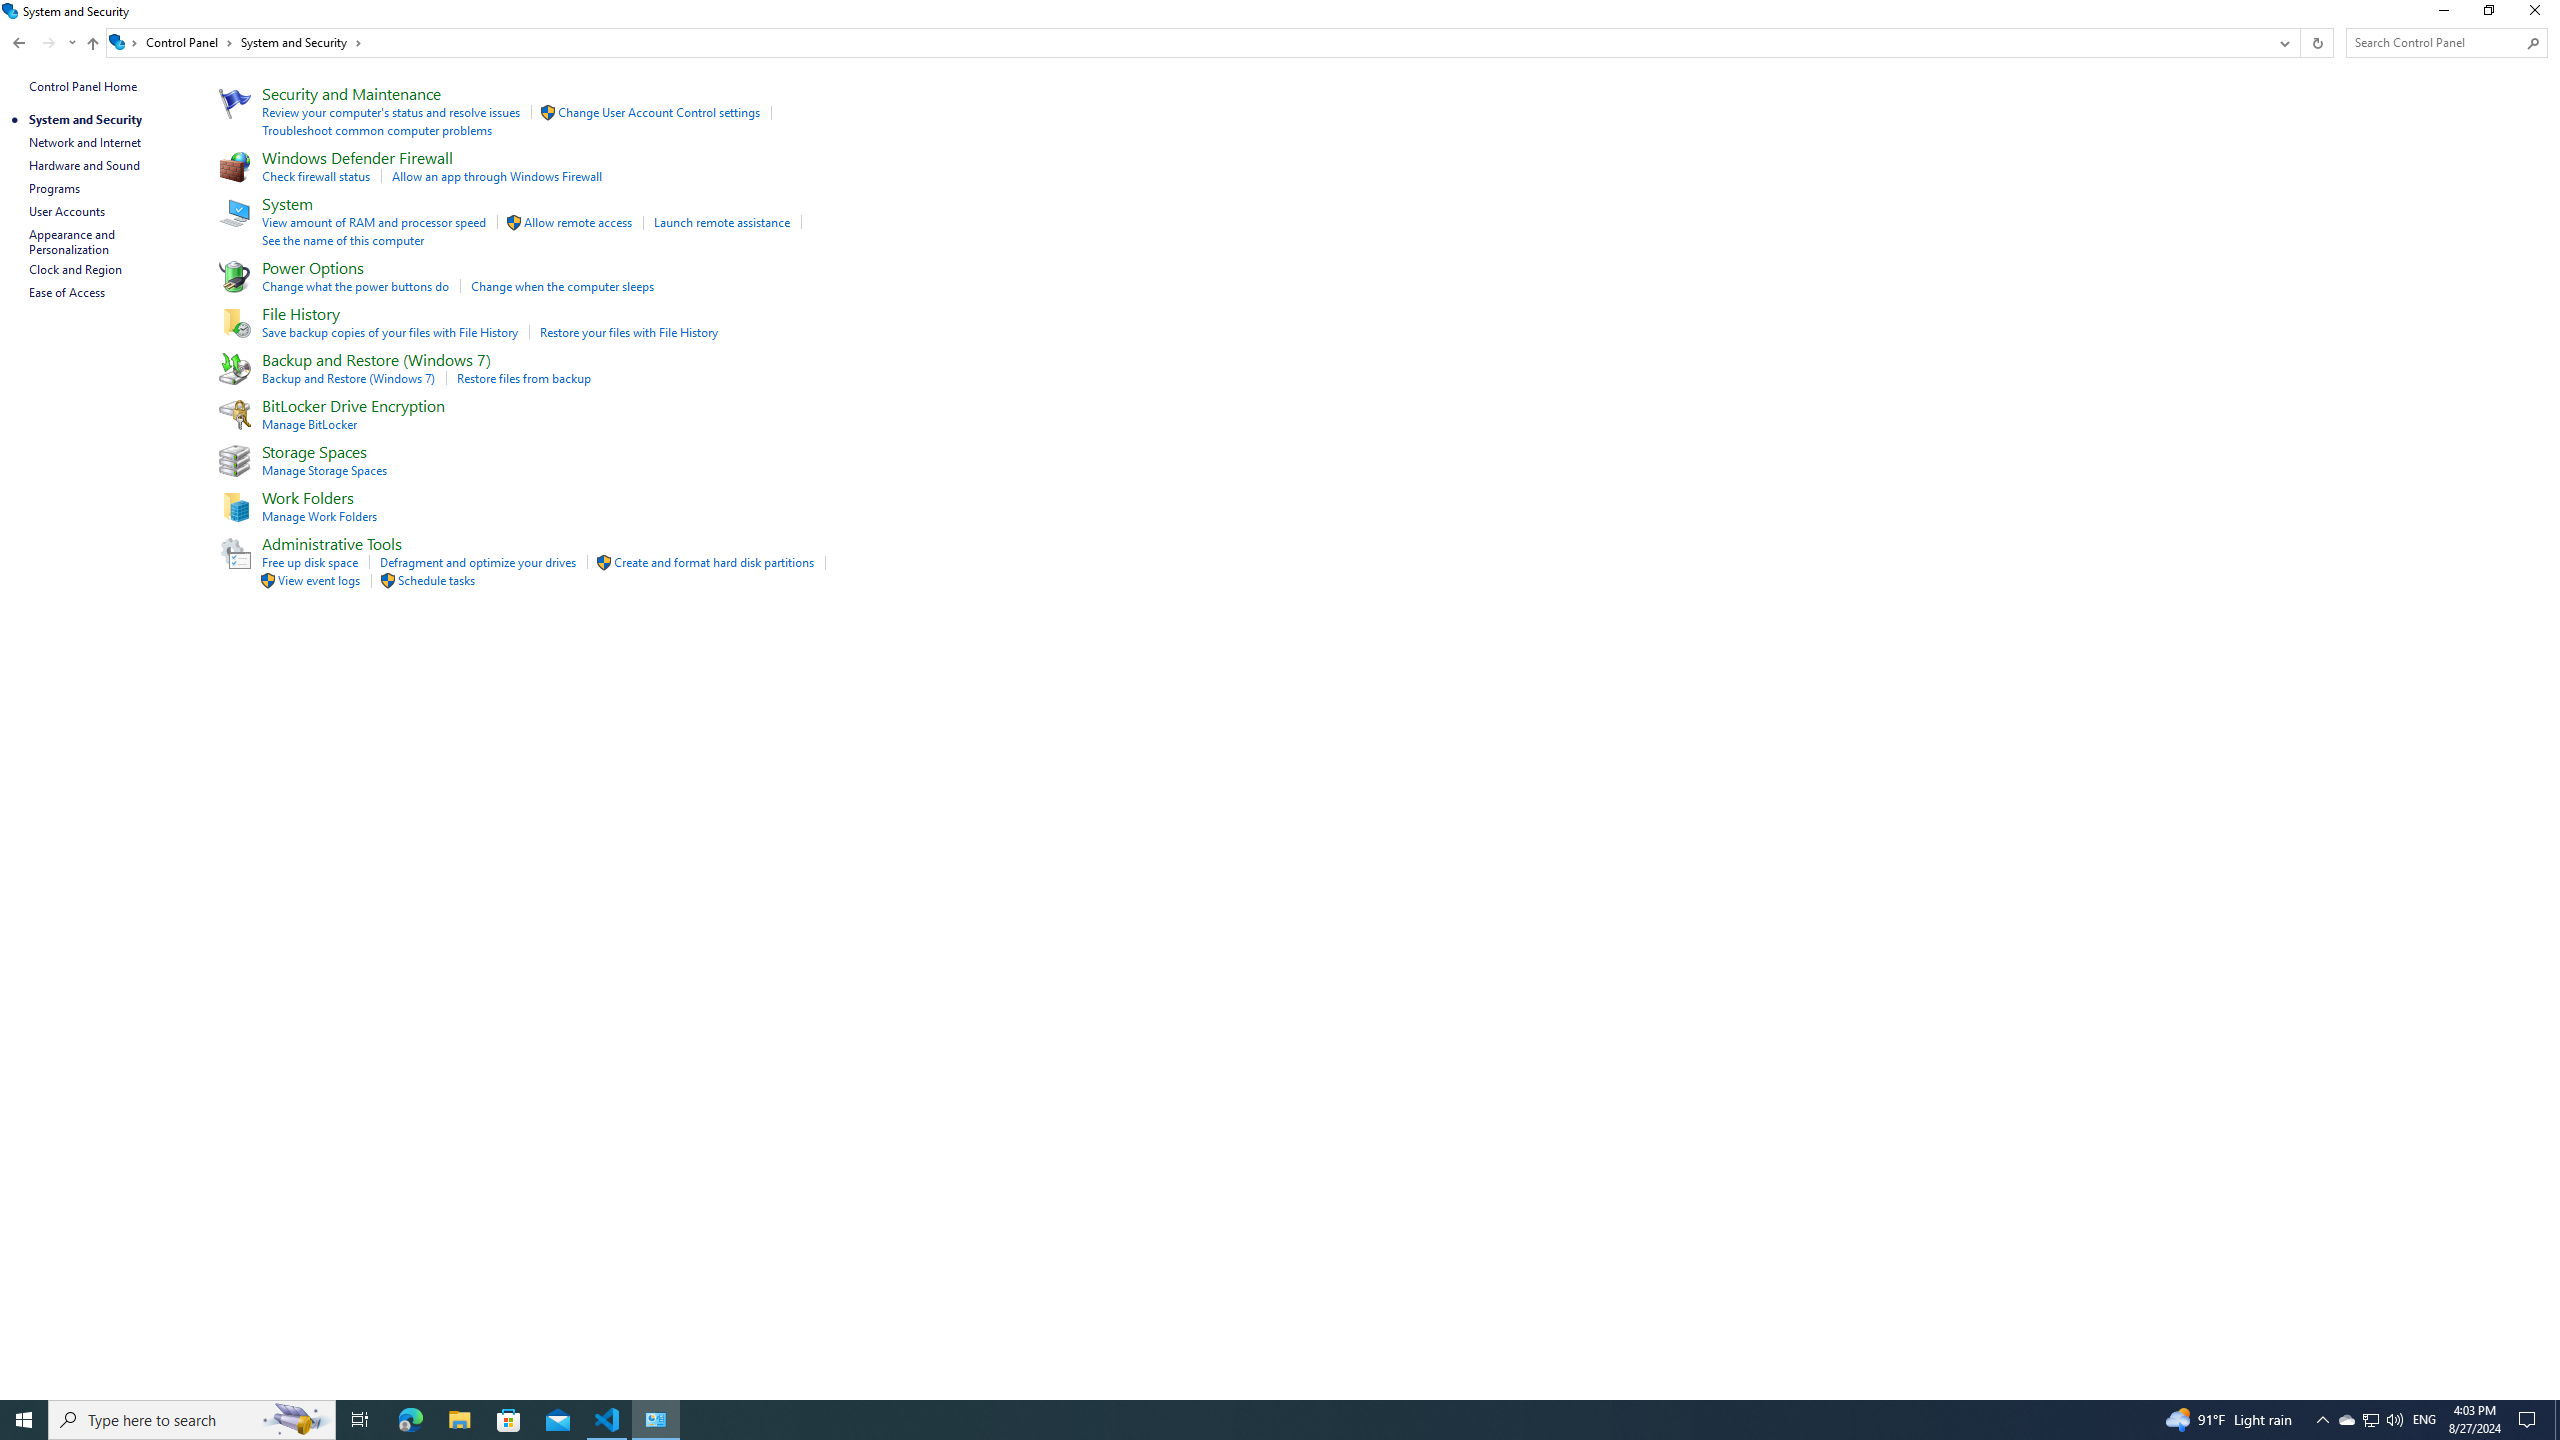 The width and height of the screenshot is (2560, 1440). What do you see at coordinates (74, 268) in the screenshot?
I see `'Clock and Region'` at bounding box center [74, 268].